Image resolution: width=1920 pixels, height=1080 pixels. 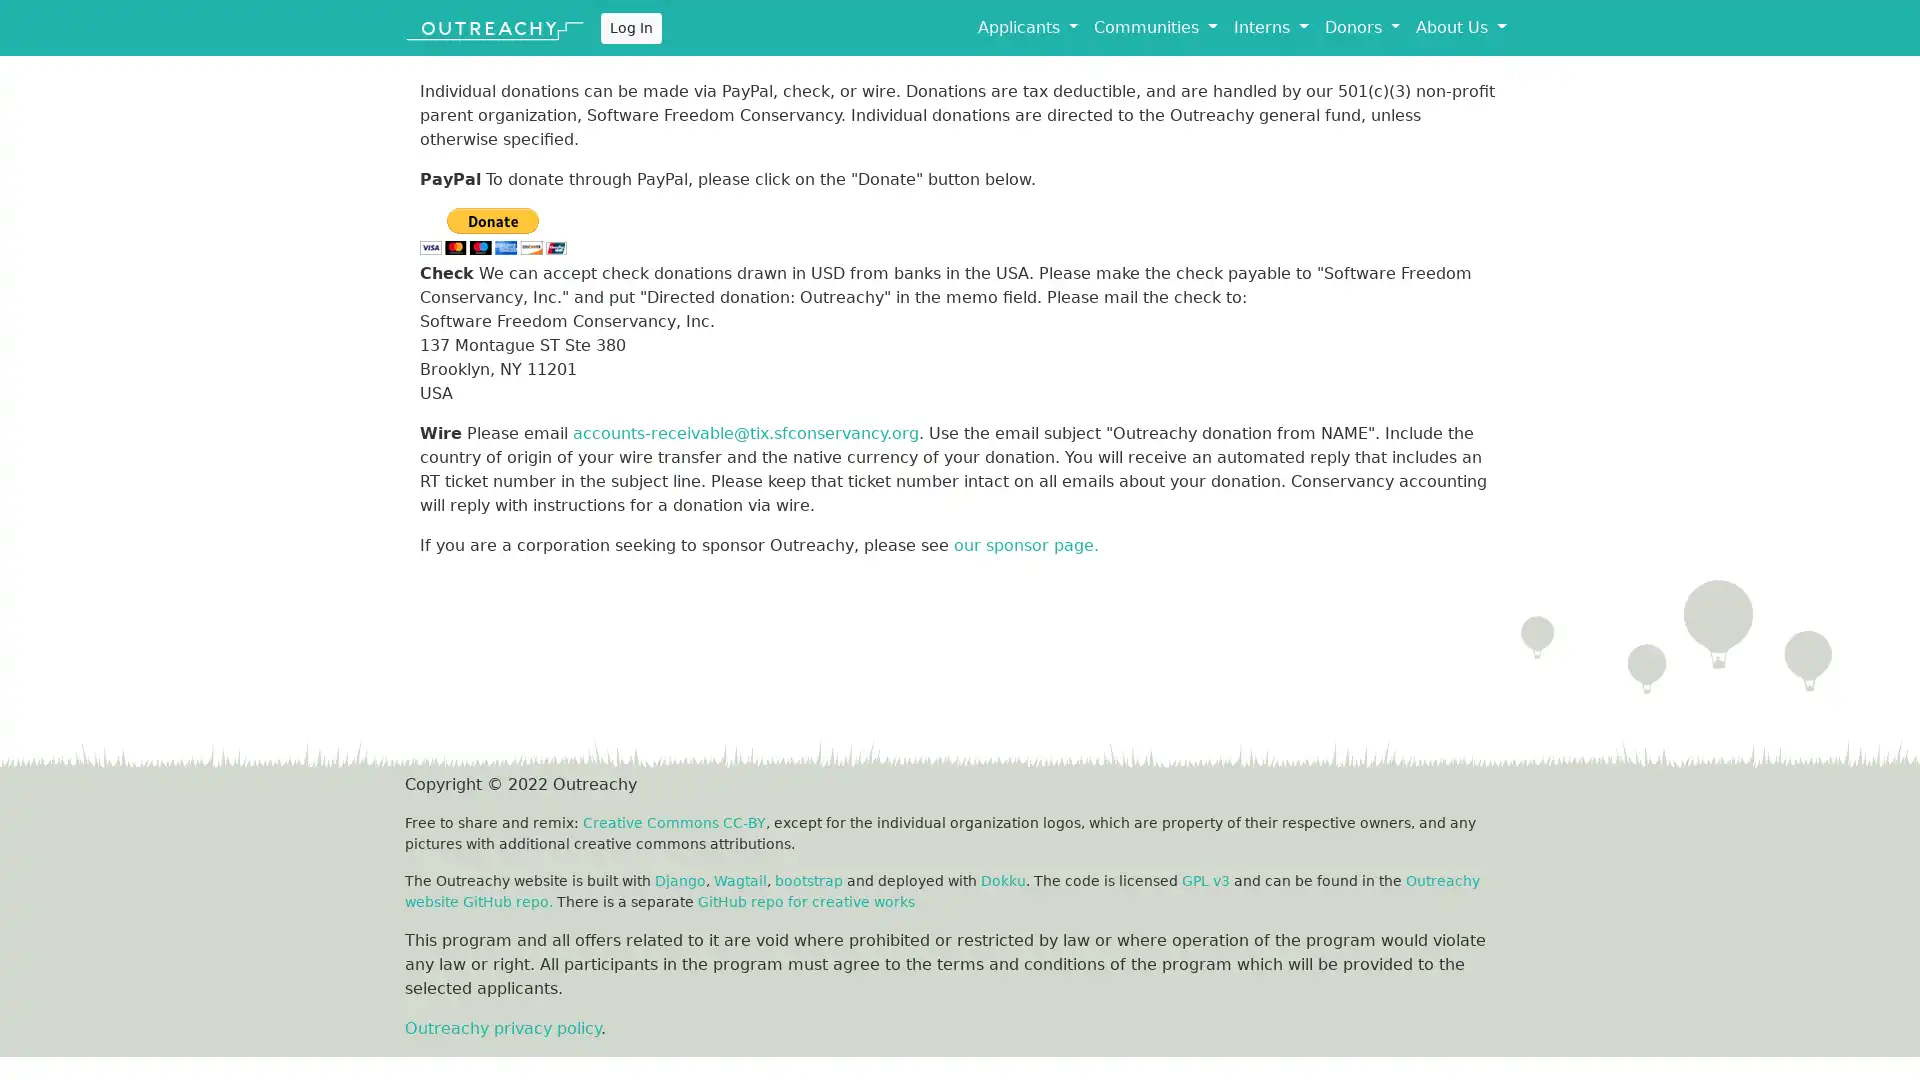 I want to click on PayPal - The safer, easier way to pay online!, so click(x=493, y=230).